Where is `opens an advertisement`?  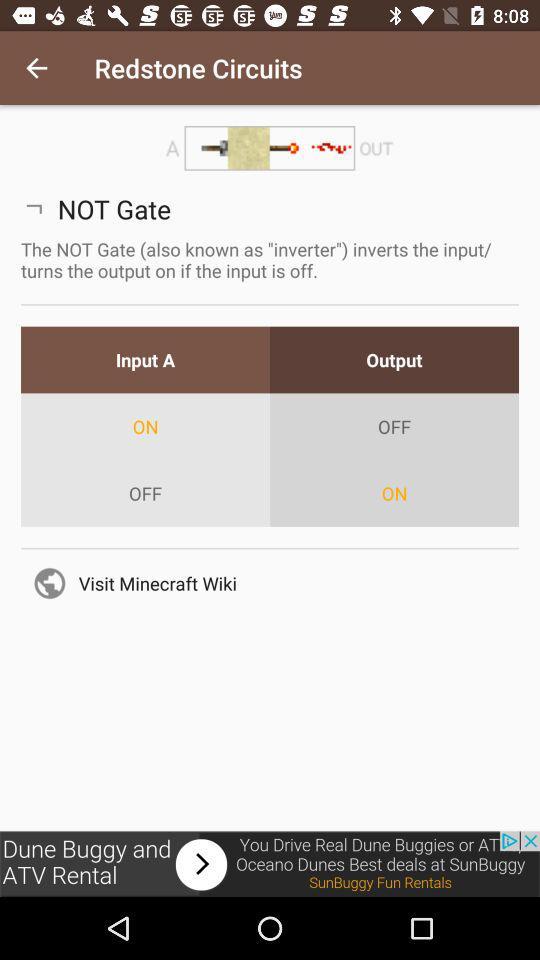 opens an advertisement is located at coordinates (270, 863).